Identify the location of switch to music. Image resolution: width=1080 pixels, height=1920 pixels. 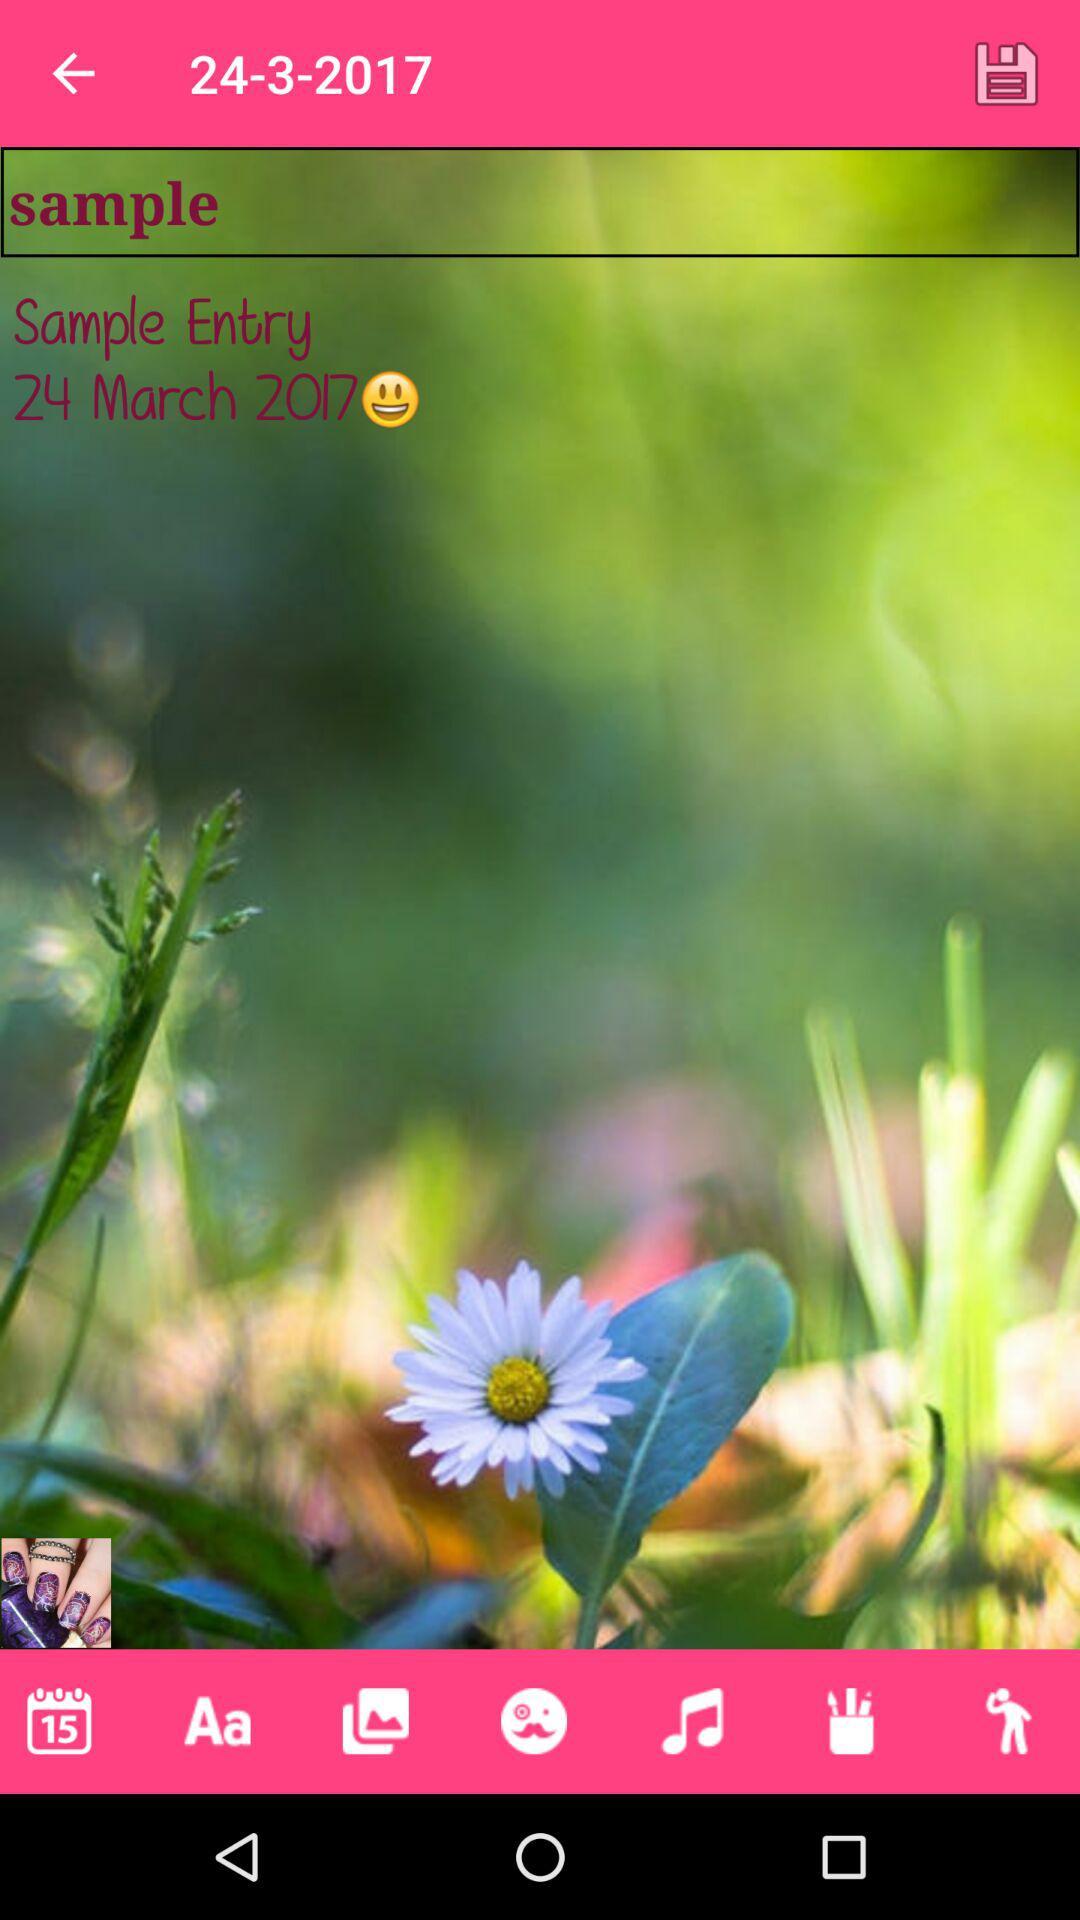
(691, 1720).